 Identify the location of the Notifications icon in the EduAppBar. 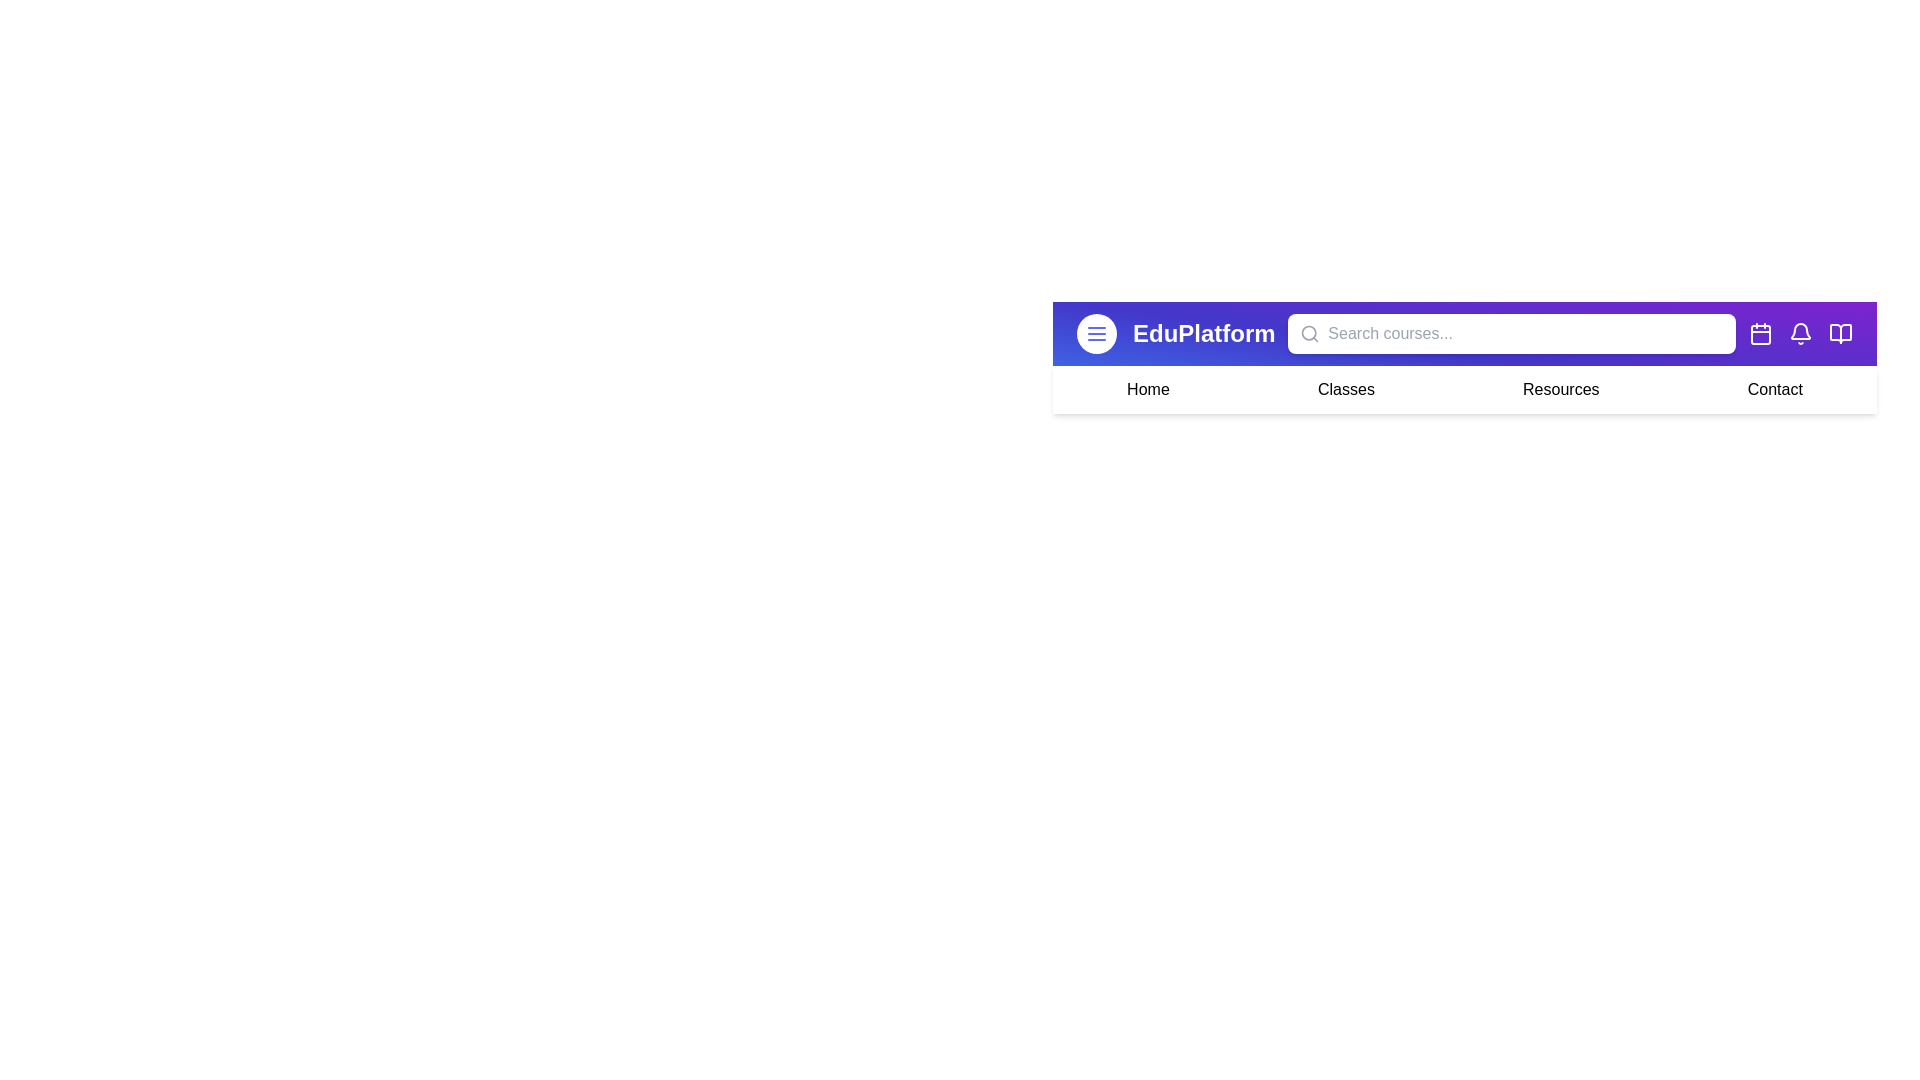
(1800, 333).